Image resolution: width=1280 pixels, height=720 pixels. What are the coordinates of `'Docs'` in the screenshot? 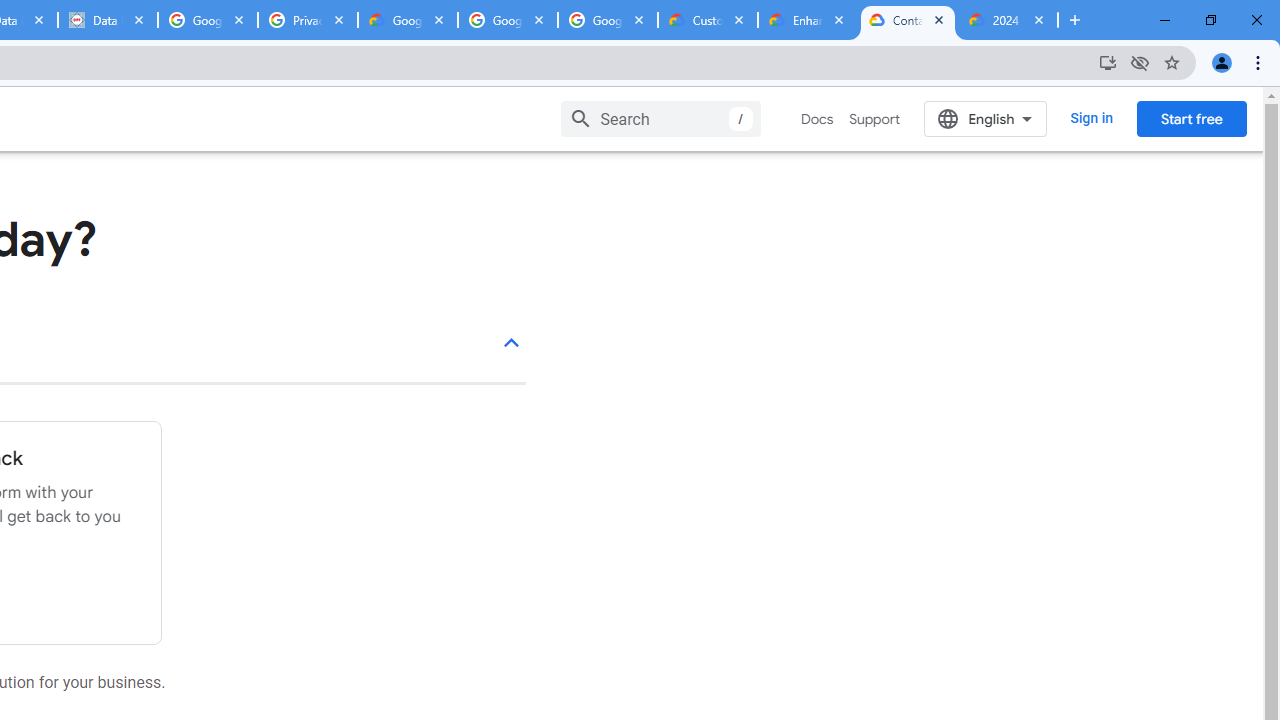 It's located at (817, 119).